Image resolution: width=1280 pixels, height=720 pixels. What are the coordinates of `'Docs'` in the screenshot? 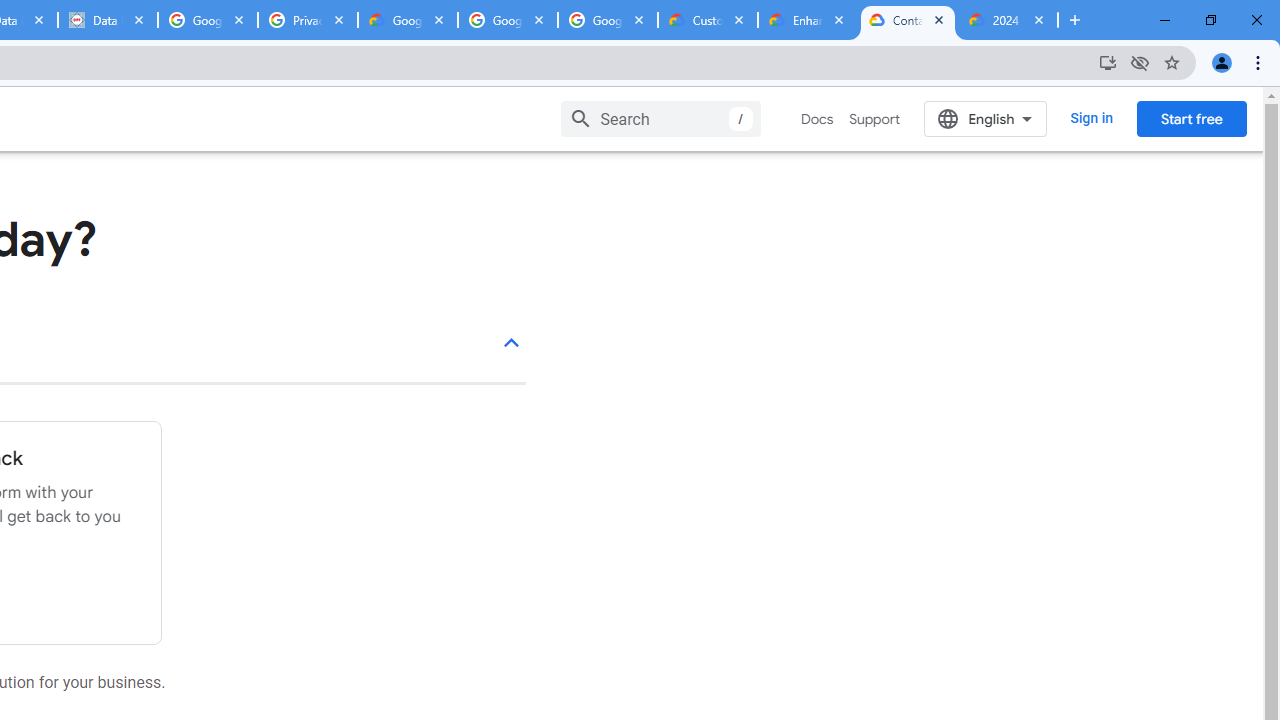 It's located at (817, 119).